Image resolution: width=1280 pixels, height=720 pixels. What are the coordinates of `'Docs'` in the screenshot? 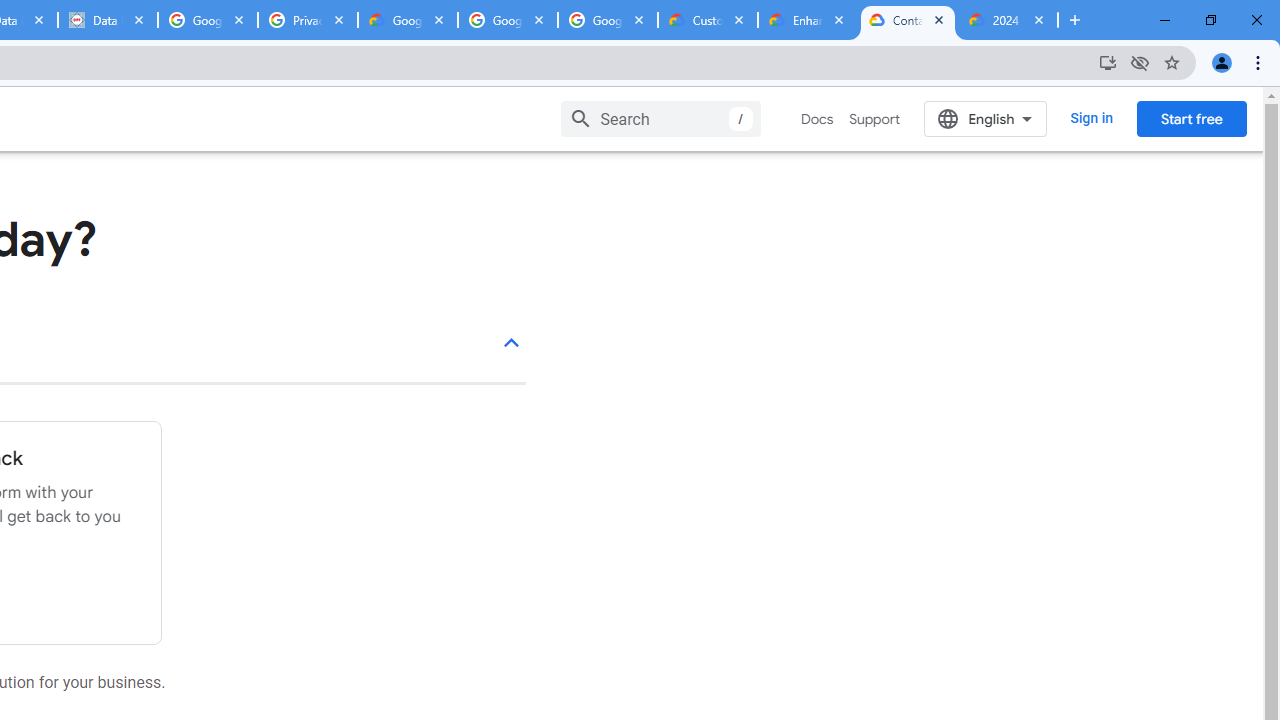 It's located at (817, 119).